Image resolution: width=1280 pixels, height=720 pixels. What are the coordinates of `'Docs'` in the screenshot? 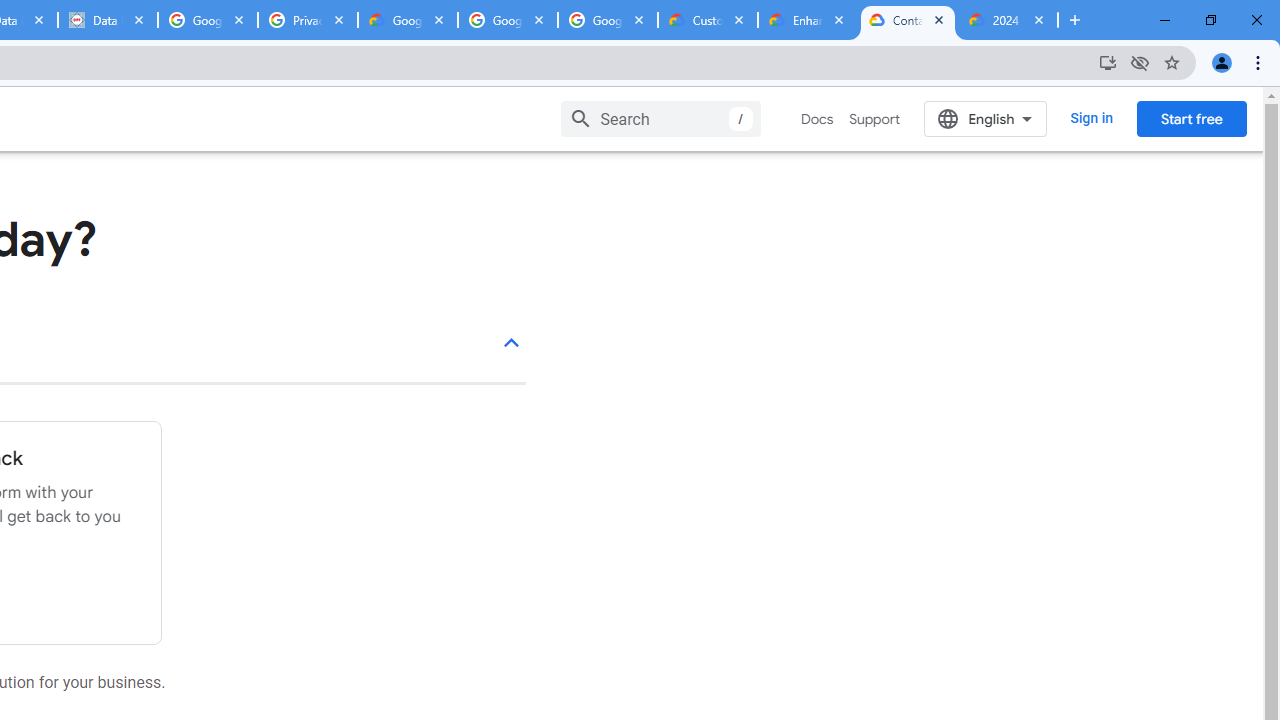 It's located at (817, 119).